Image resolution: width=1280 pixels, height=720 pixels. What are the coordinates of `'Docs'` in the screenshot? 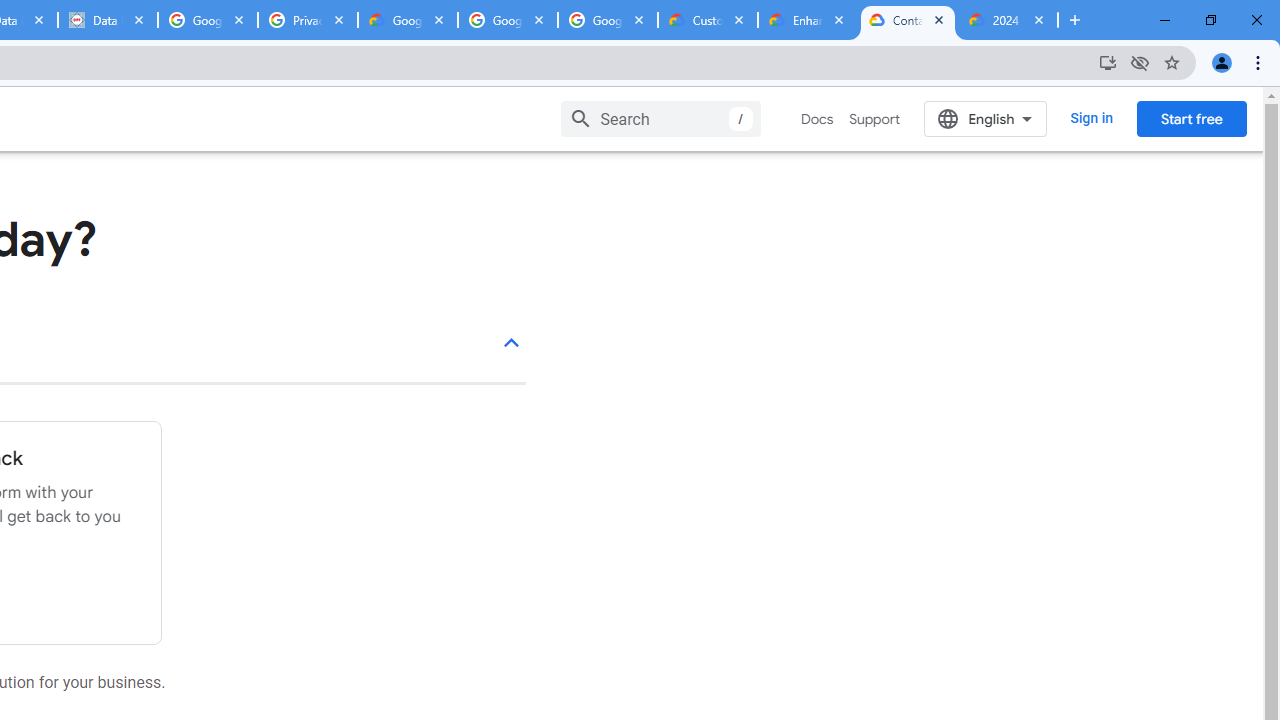 It's located at (817, 119).